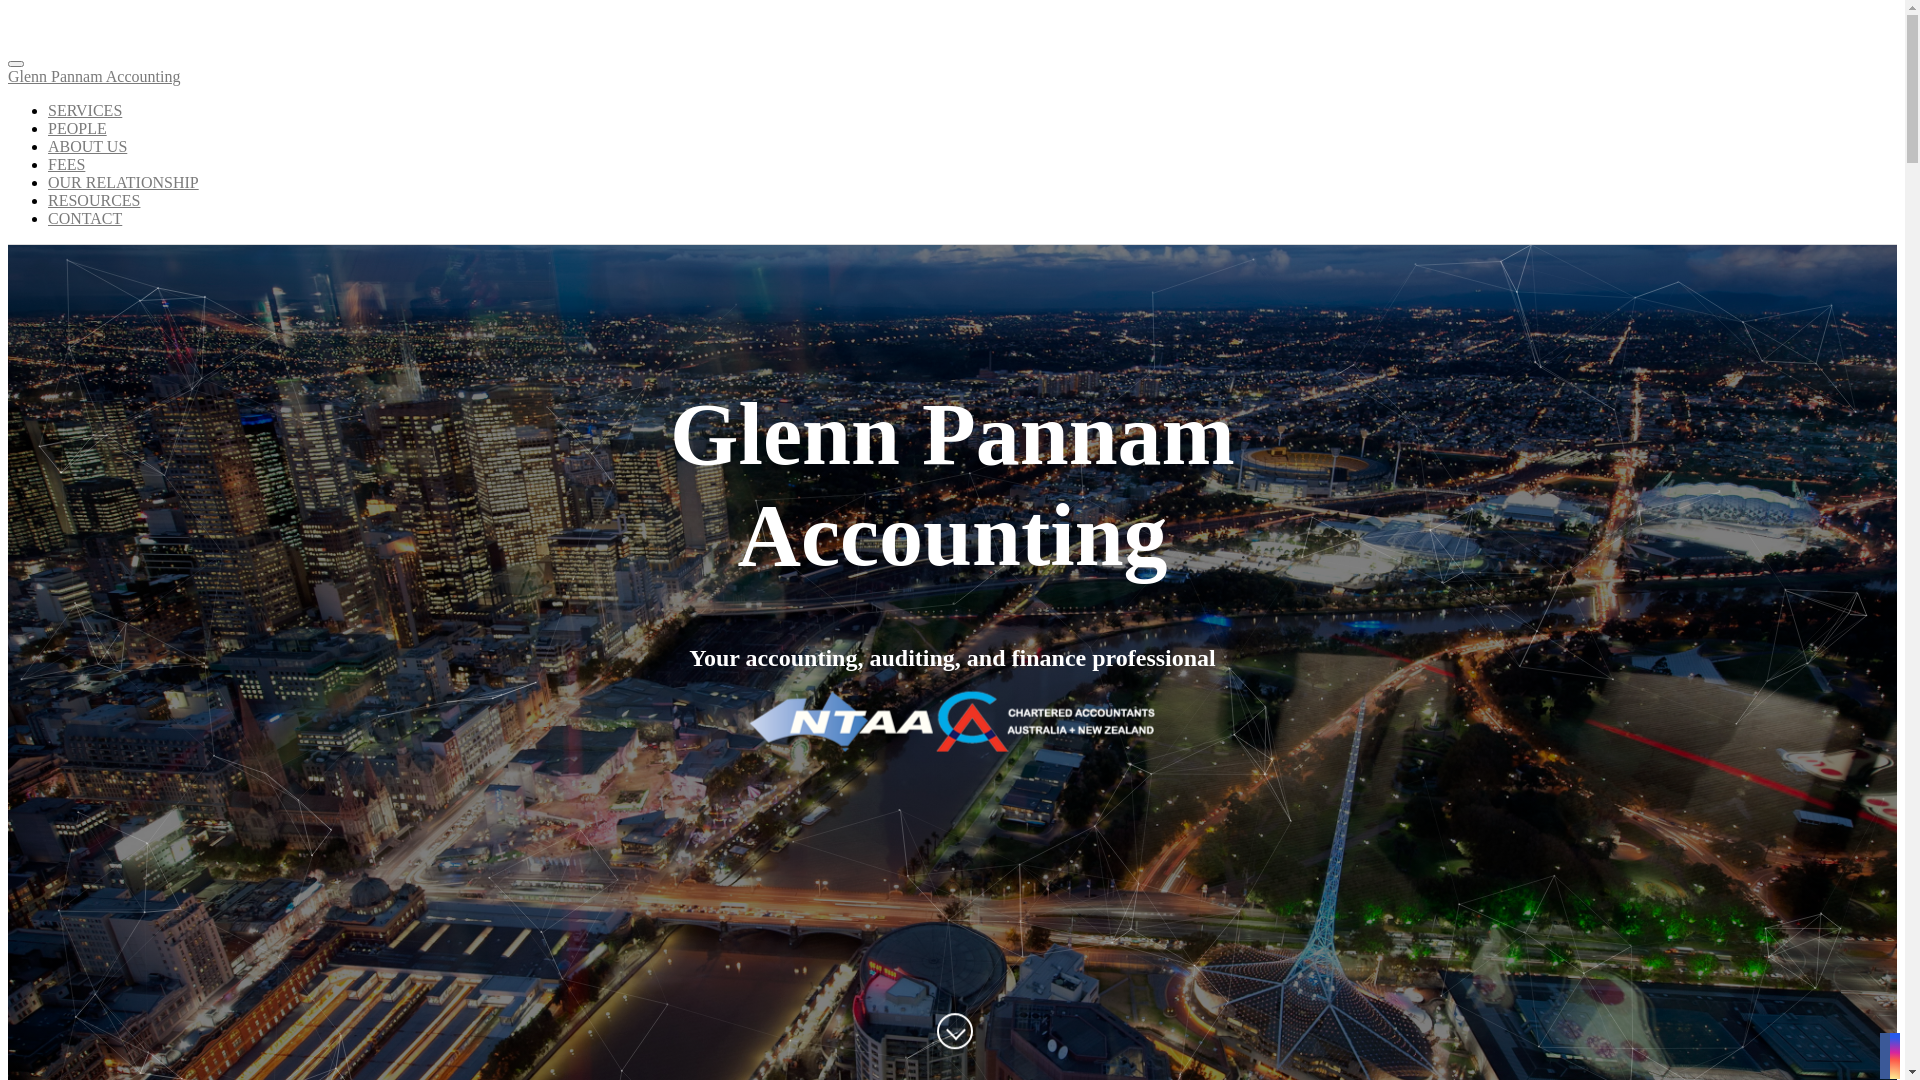 This screenshot has height=1080, width=1920. I want to click on 'RESOURCES', so click(93, 200).